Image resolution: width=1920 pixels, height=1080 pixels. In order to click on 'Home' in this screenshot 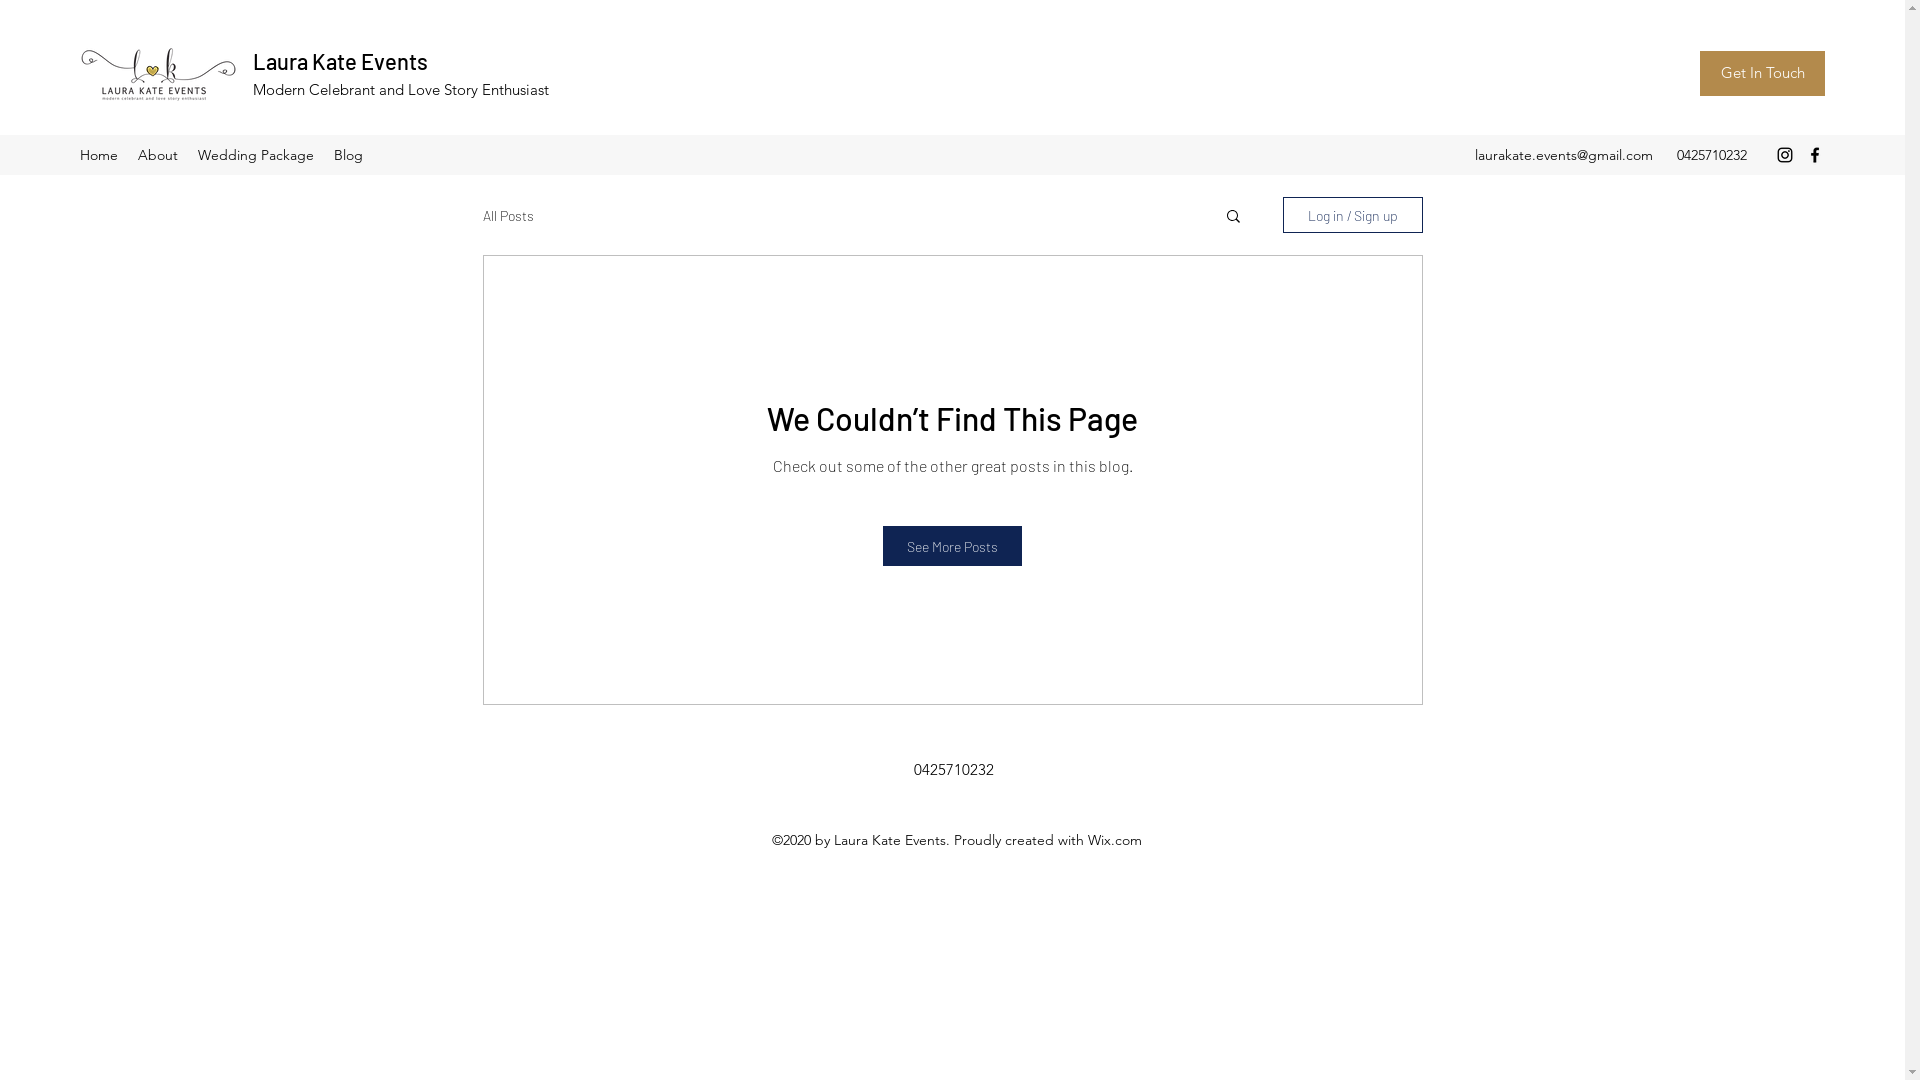, I will do `click(70, 153)`.